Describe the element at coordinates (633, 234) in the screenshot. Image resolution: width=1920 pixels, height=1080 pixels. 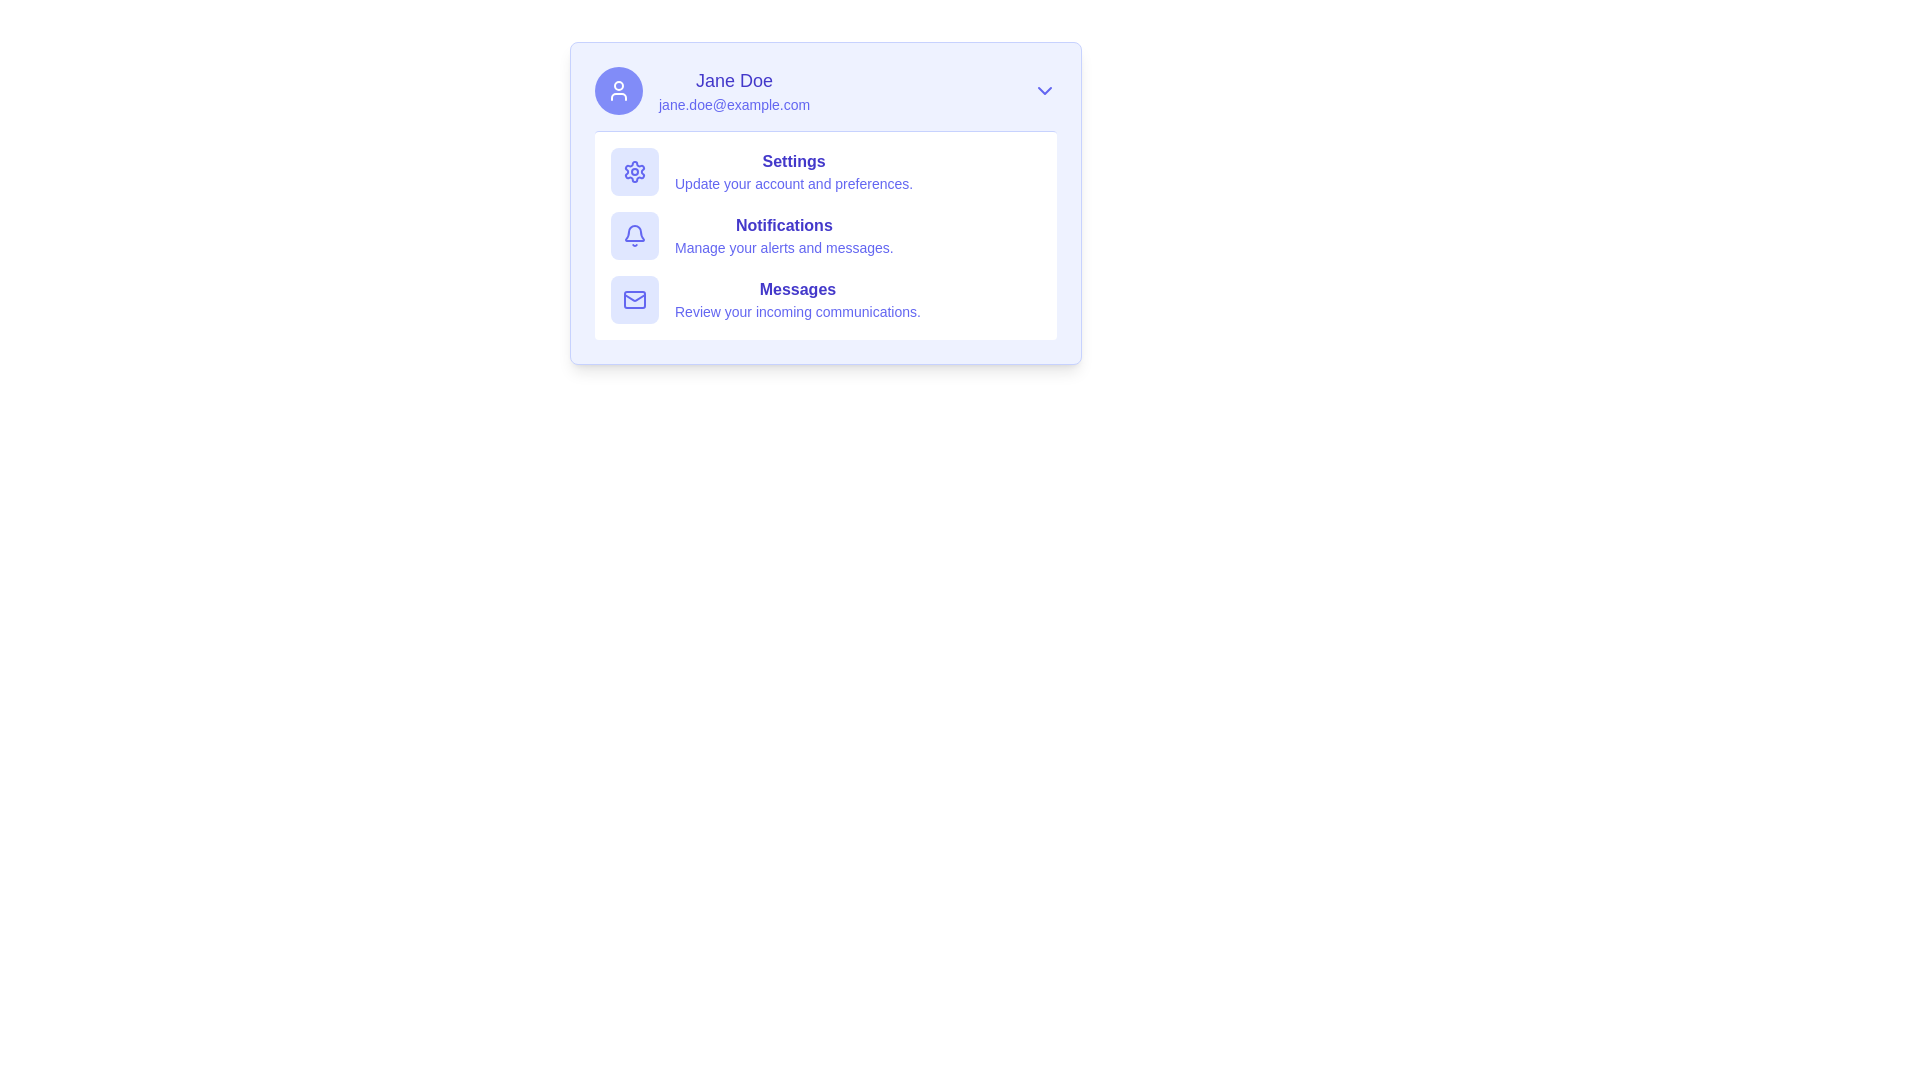
I see `the bell icon next to the text 'Notifications' to interact with the associated notifications feature` at that location.